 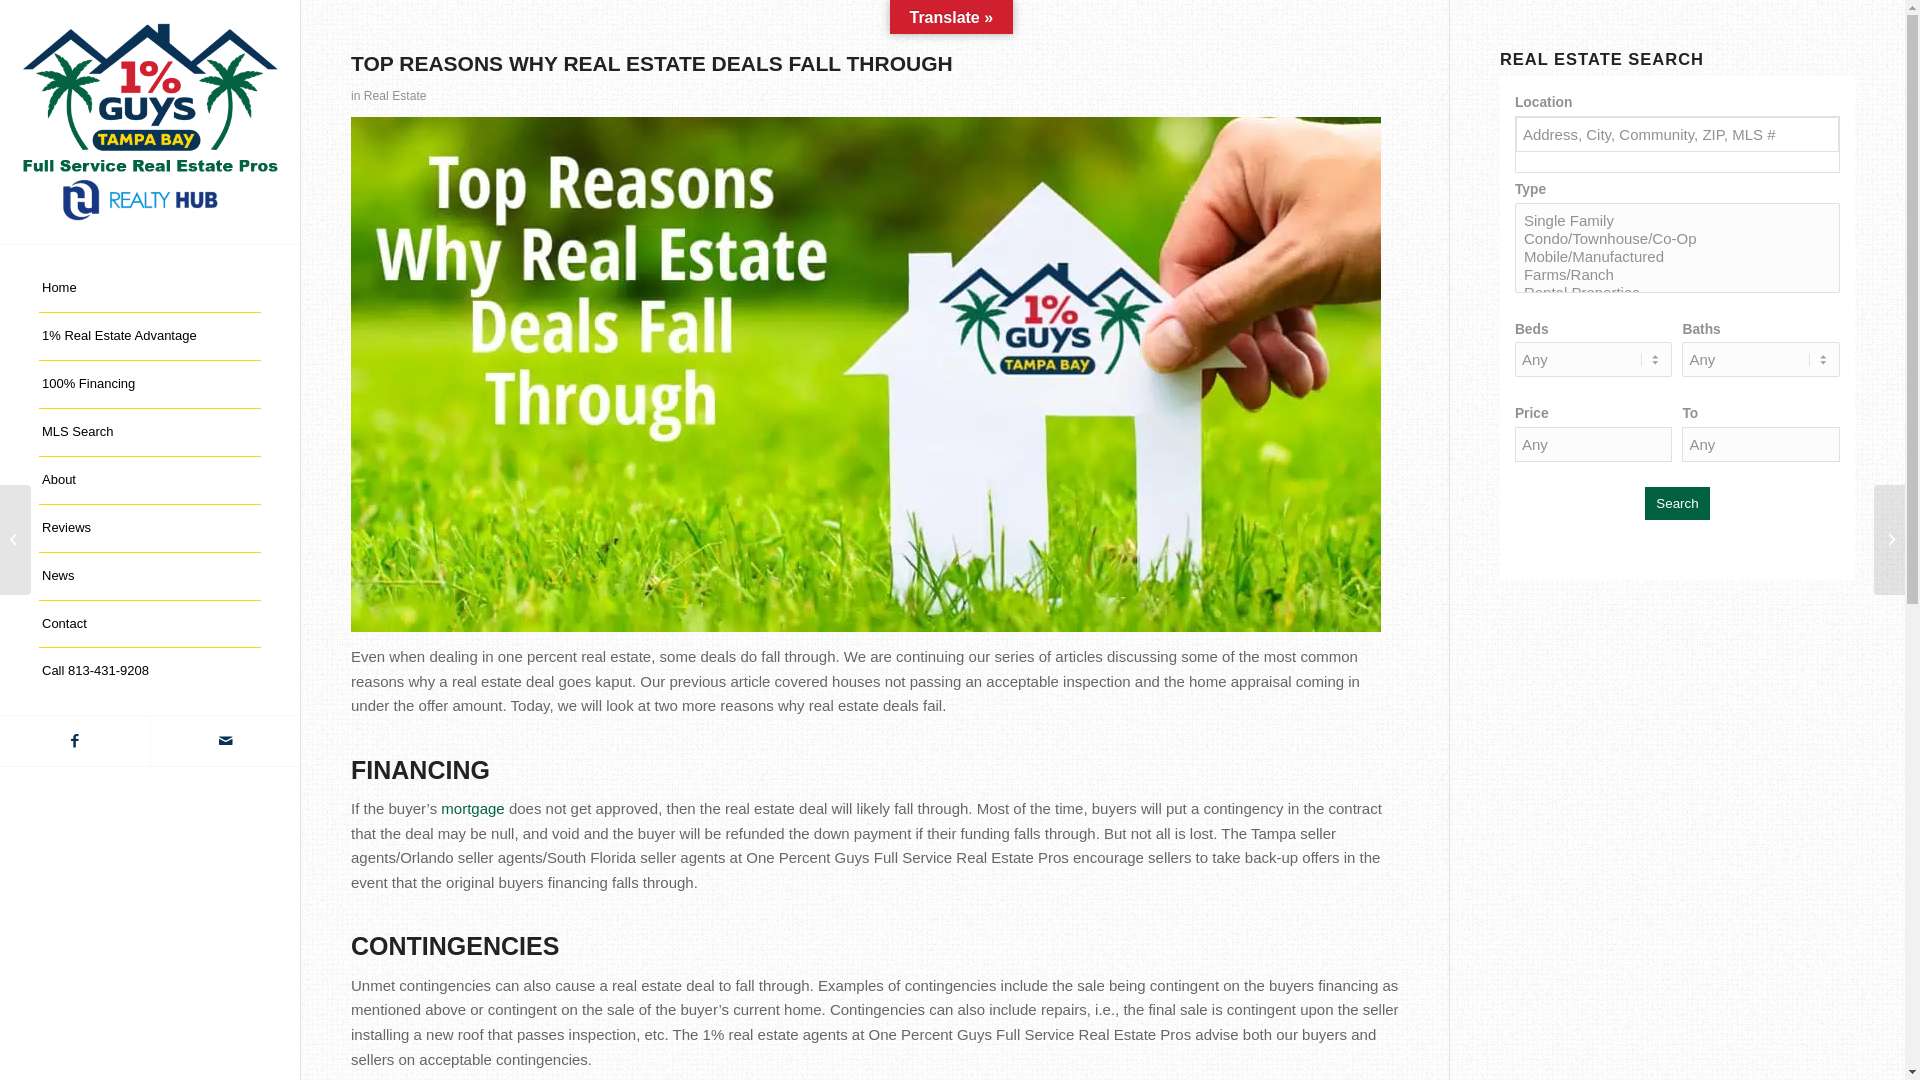 I want to click on 'Reviews', so click(x=148, y=527).